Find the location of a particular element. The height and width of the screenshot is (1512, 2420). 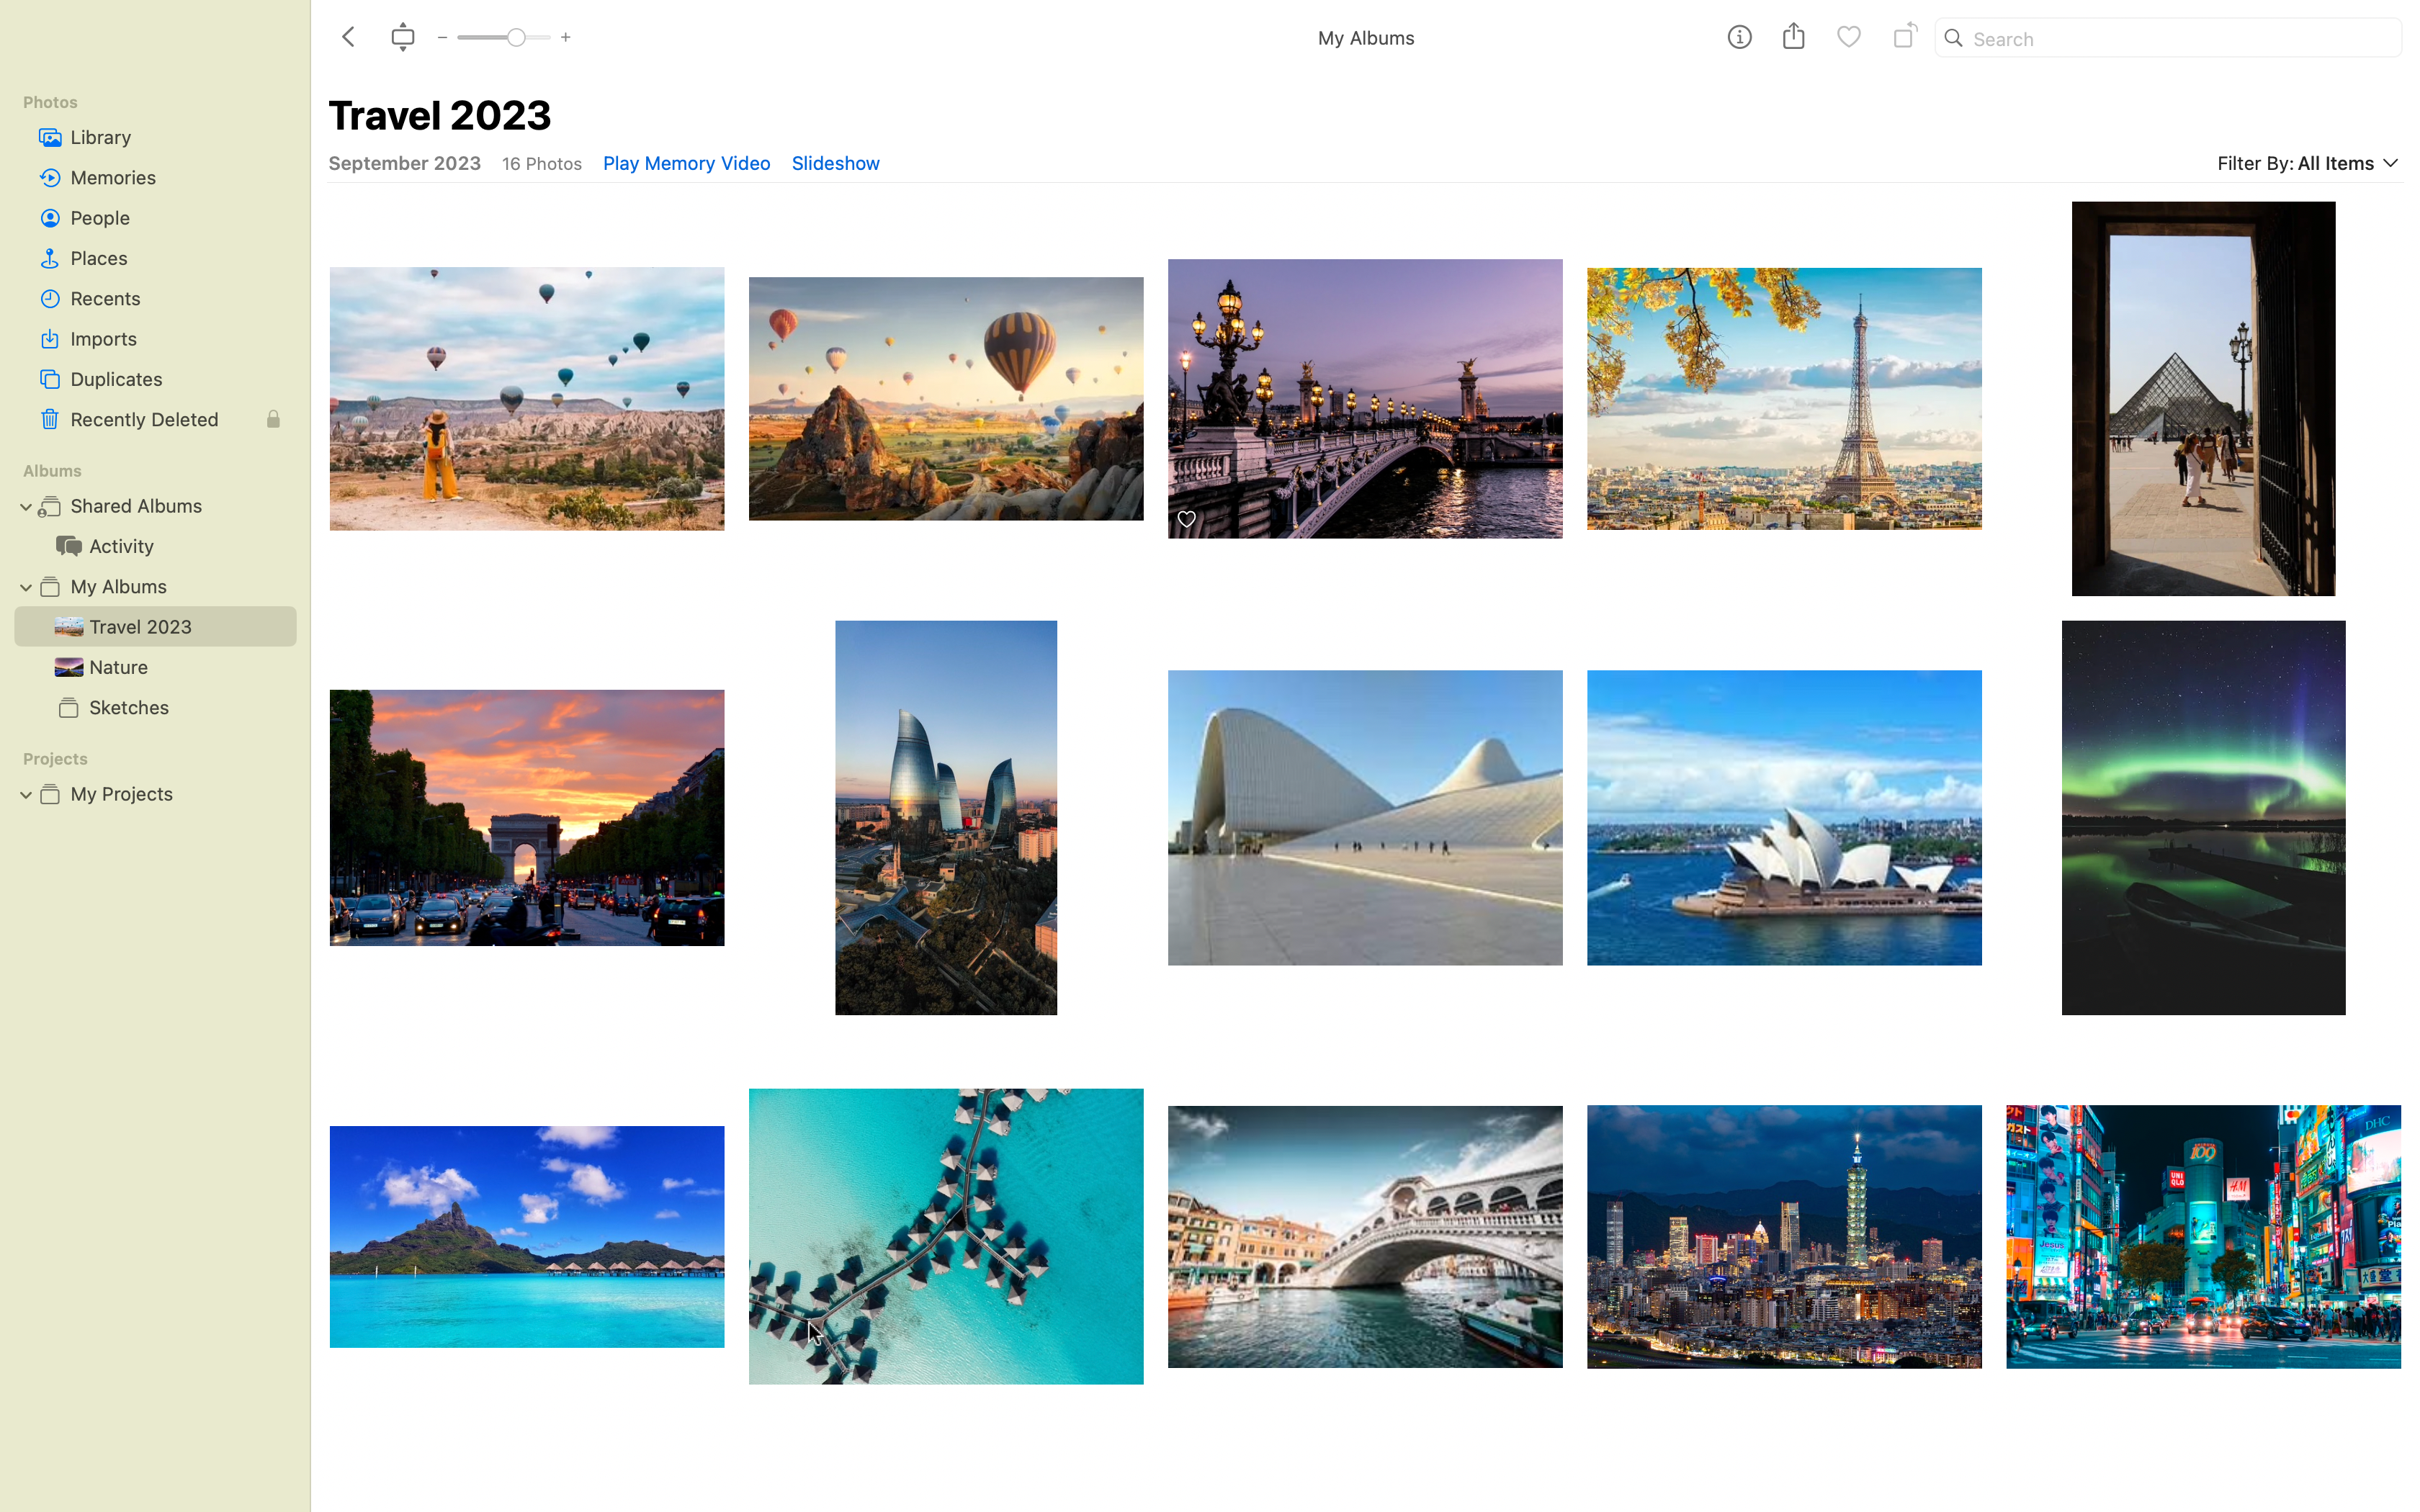

first picture with hot air balloons is located at coordinates (524, 389).